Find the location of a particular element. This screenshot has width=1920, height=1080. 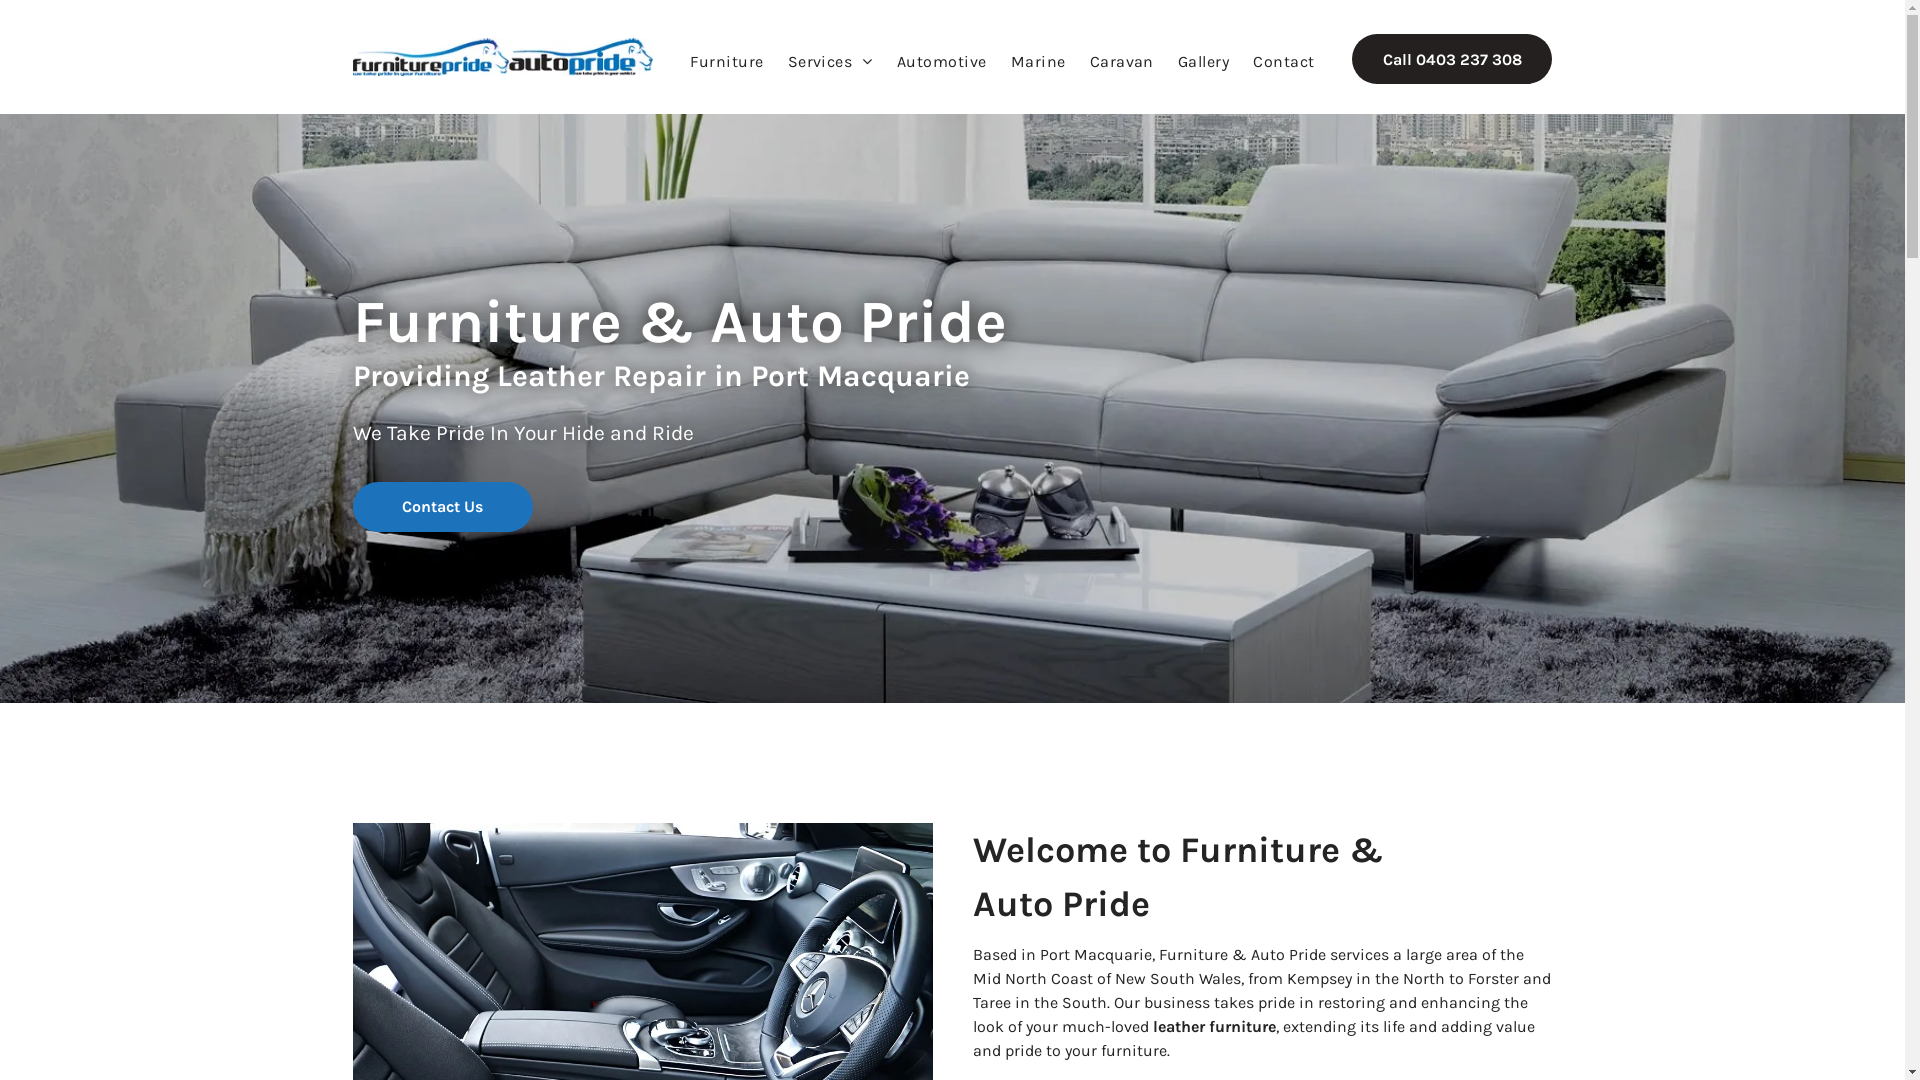

'Contact Us' is located at coordinates (440, 505).